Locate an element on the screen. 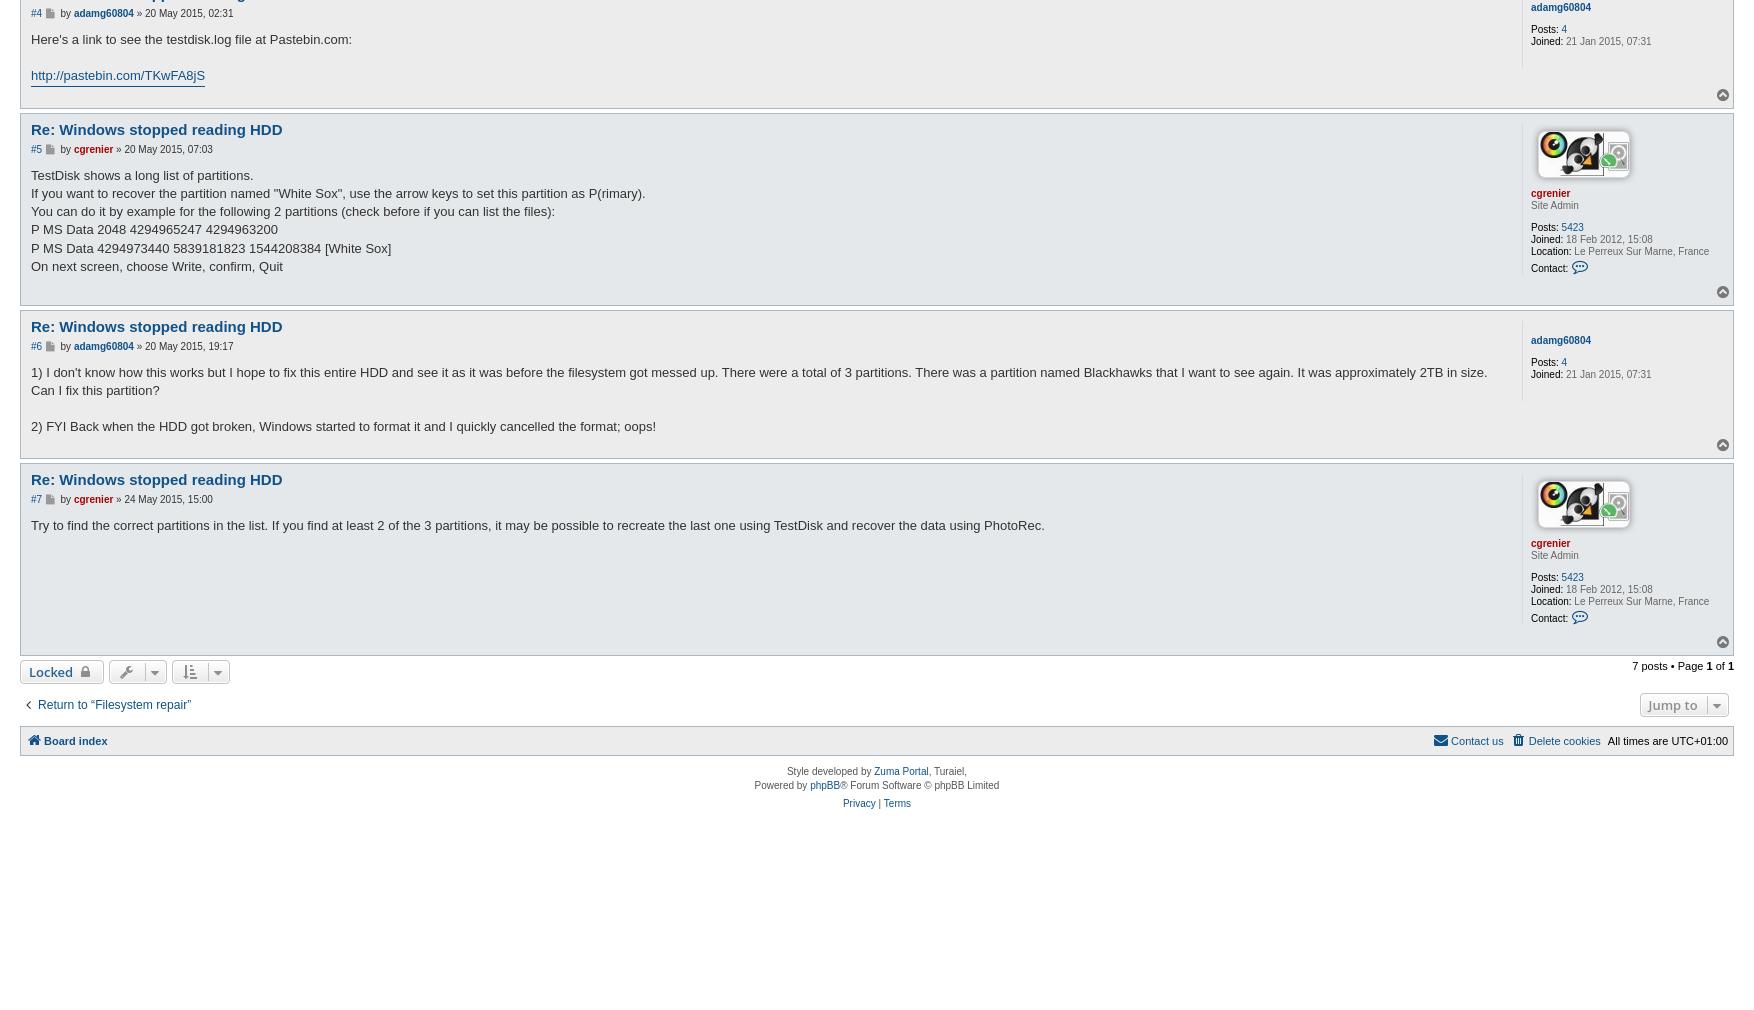 The image size is (1754, 1010). 'UTC+01:00' is located at coordinates (1670, 739).